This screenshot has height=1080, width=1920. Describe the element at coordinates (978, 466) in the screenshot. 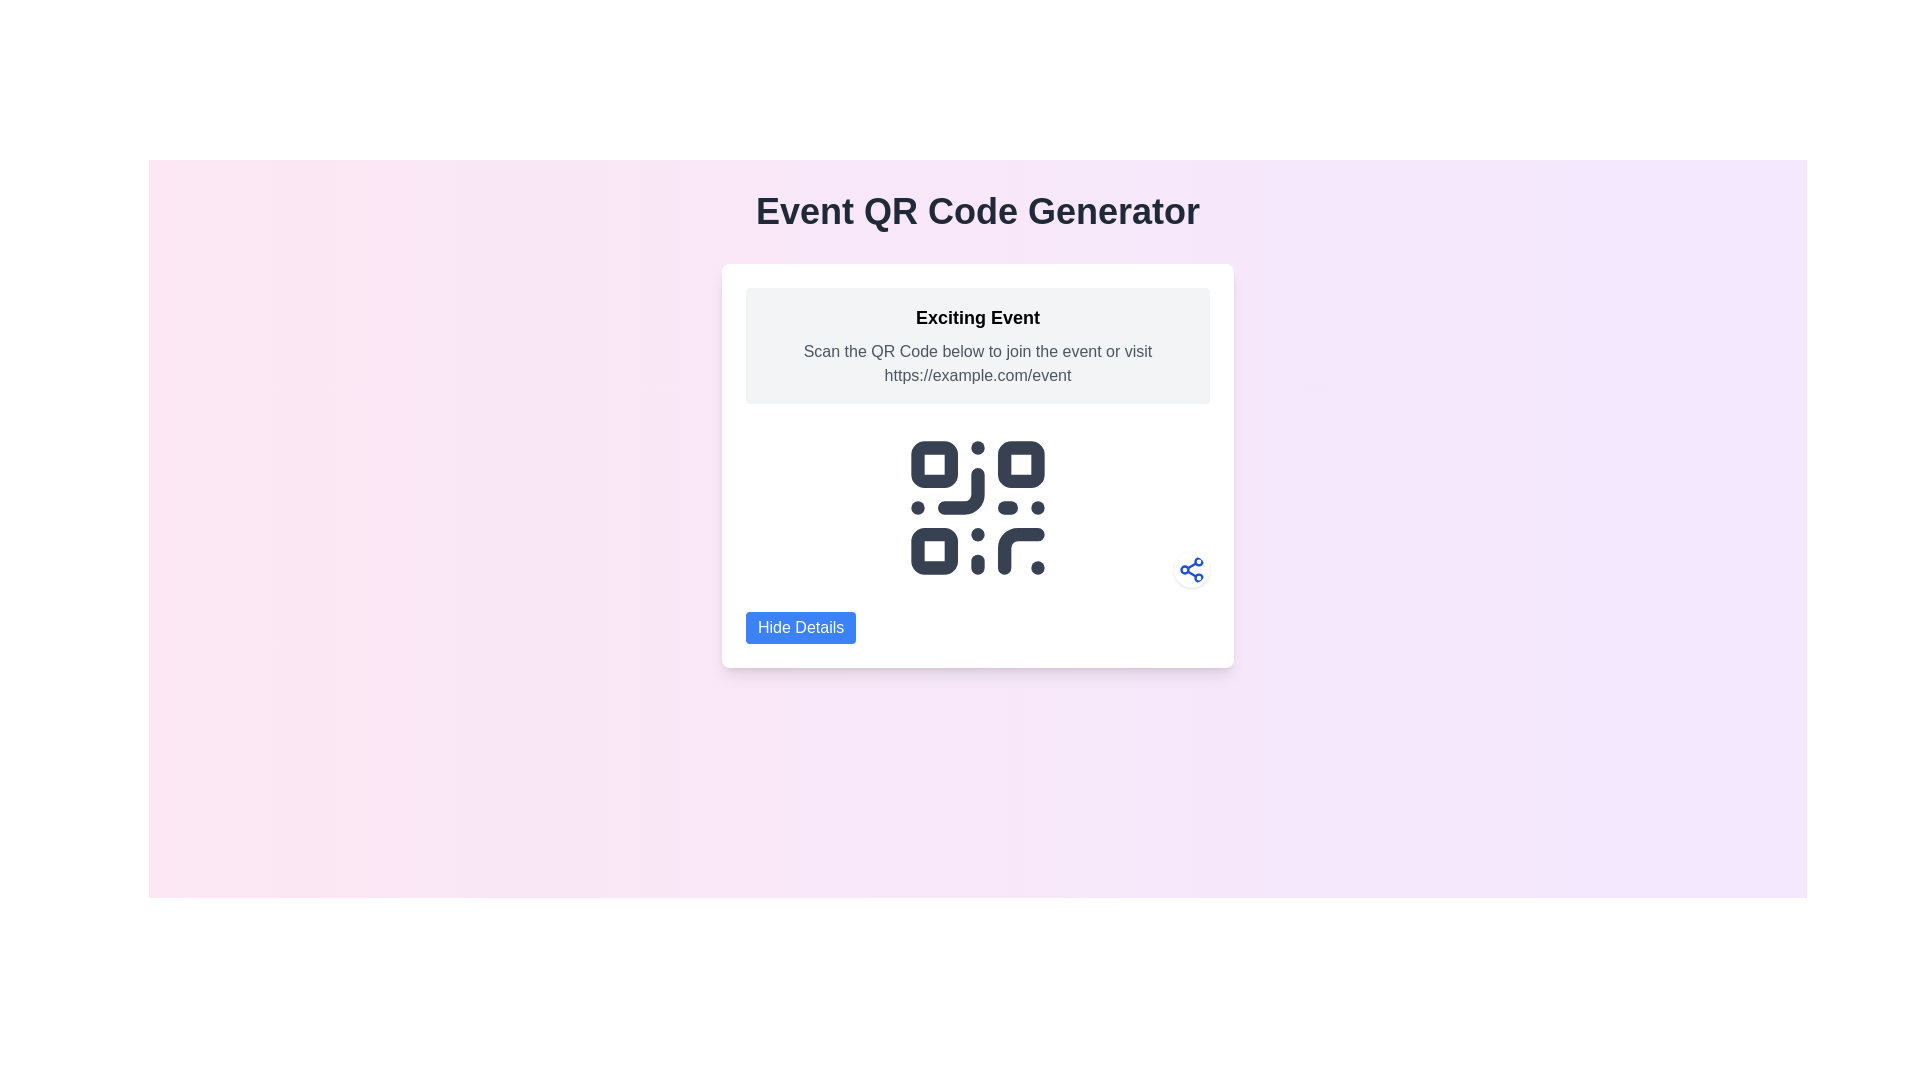

I see `the QR code within the card that provides information about the event` at that location.